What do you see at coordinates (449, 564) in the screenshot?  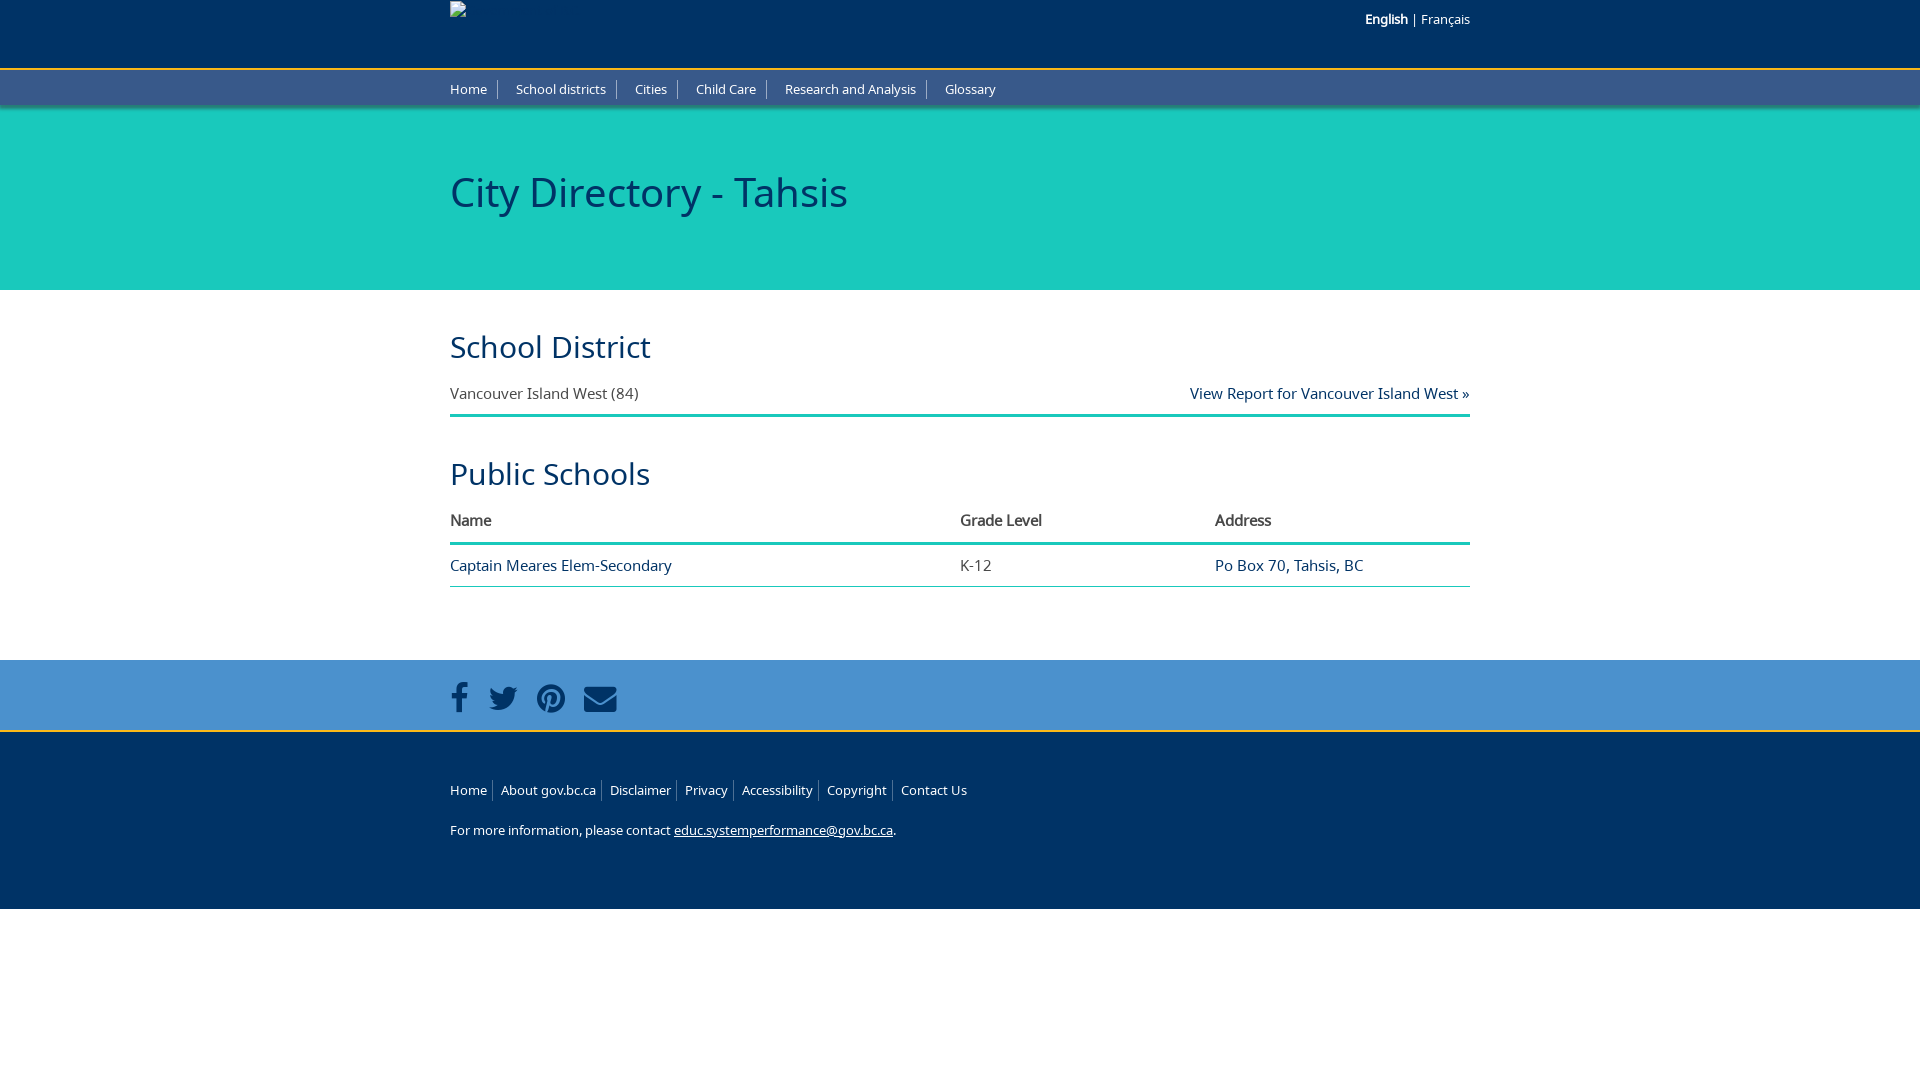 I see `'Captain Meares Elem-Secondary'` at bounding box center [449, 564].